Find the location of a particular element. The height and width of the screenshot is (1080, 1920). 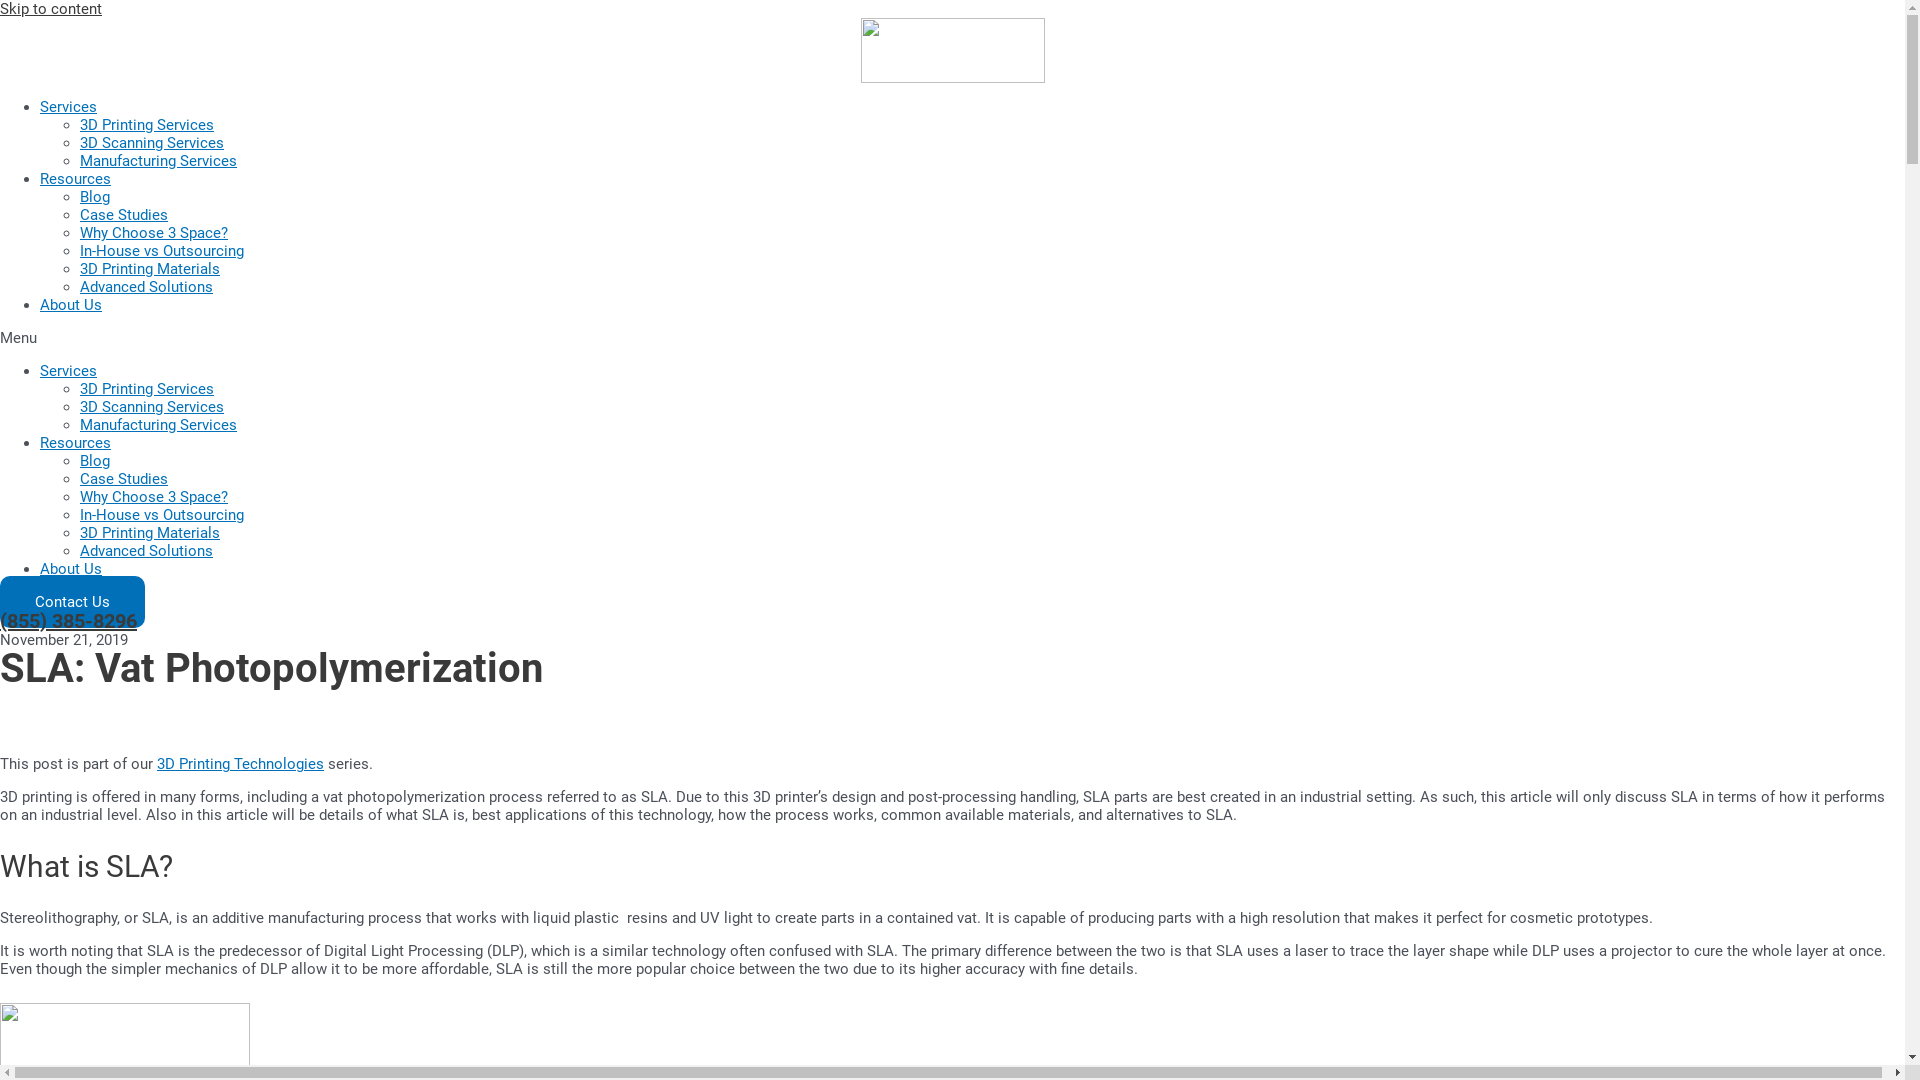

'In-House vs Outsourcing' is located at coordinates (80, 514).